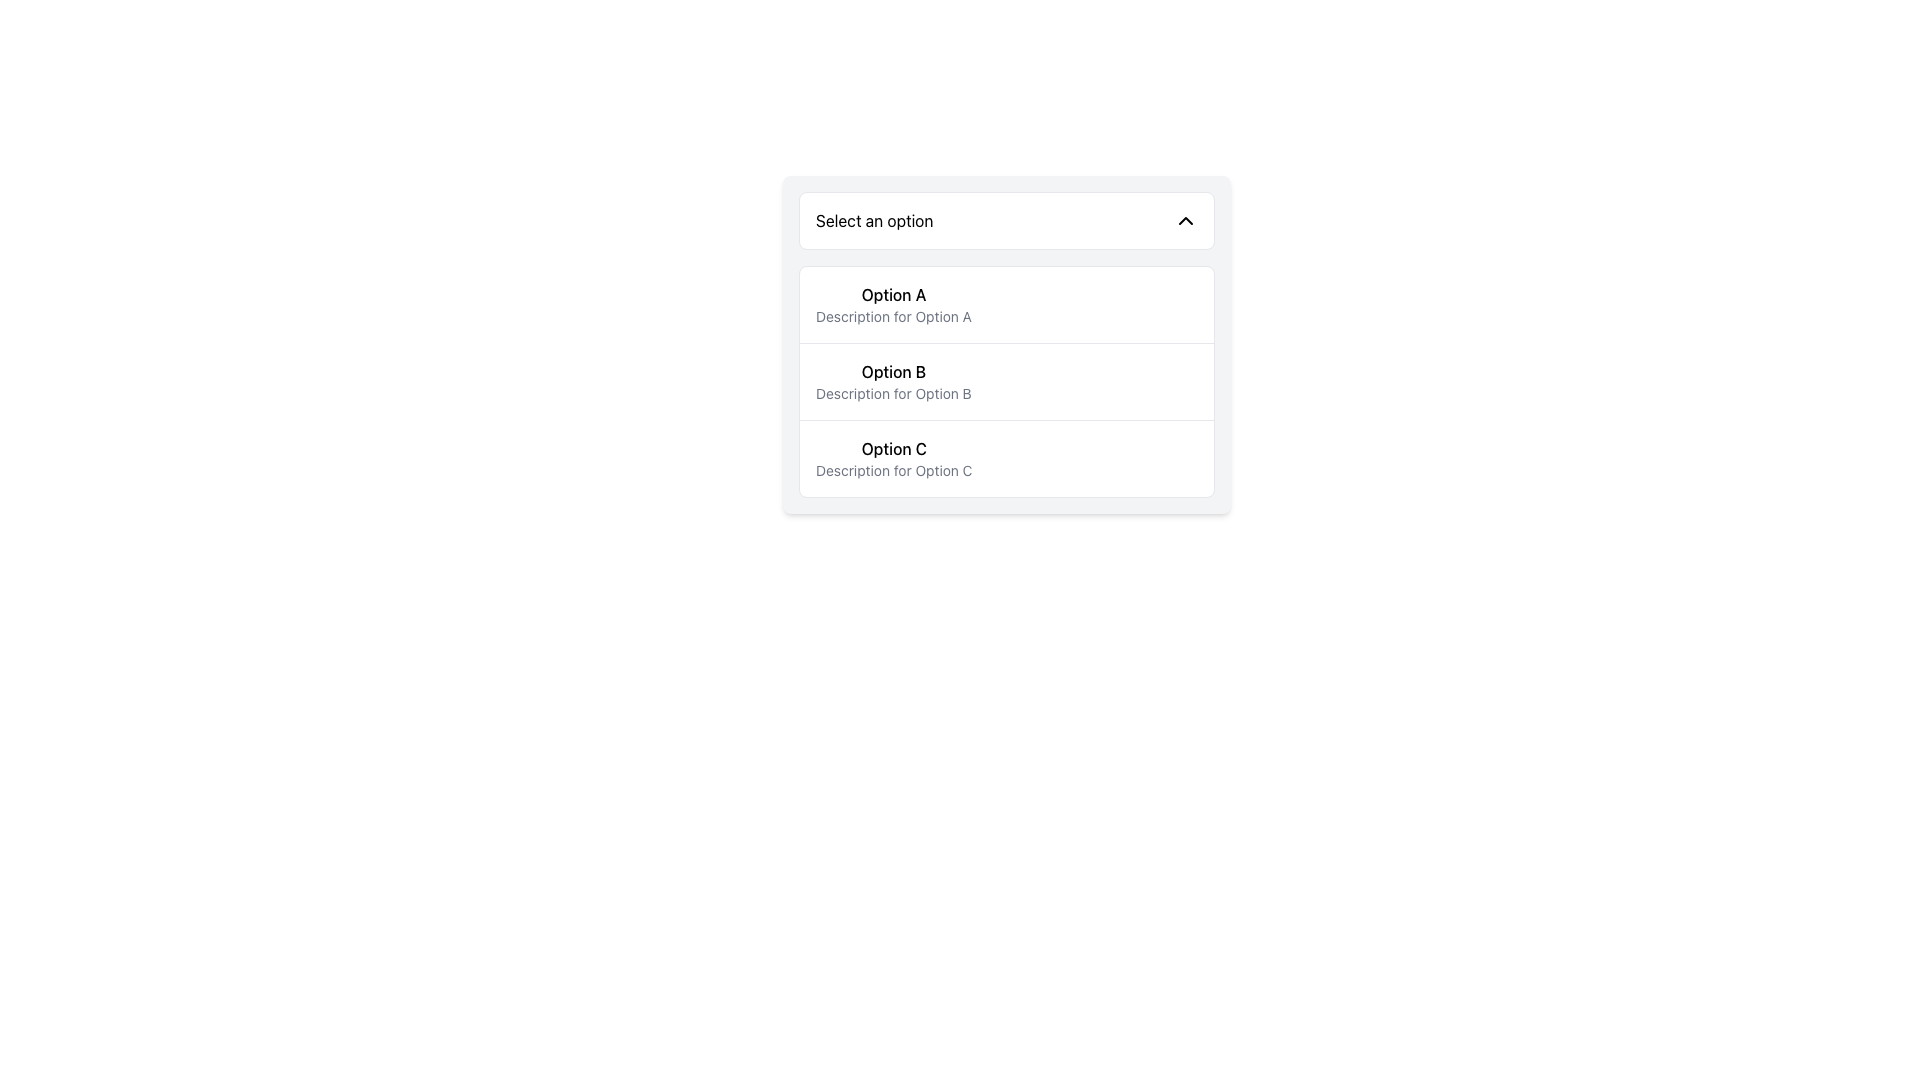 The width and height of the screenshot is (1920, 1080). I want to click on text of the second option in the dropdown menu, which is titled 'Option B' and has the description 'Description for Option B', so click(892, 381).